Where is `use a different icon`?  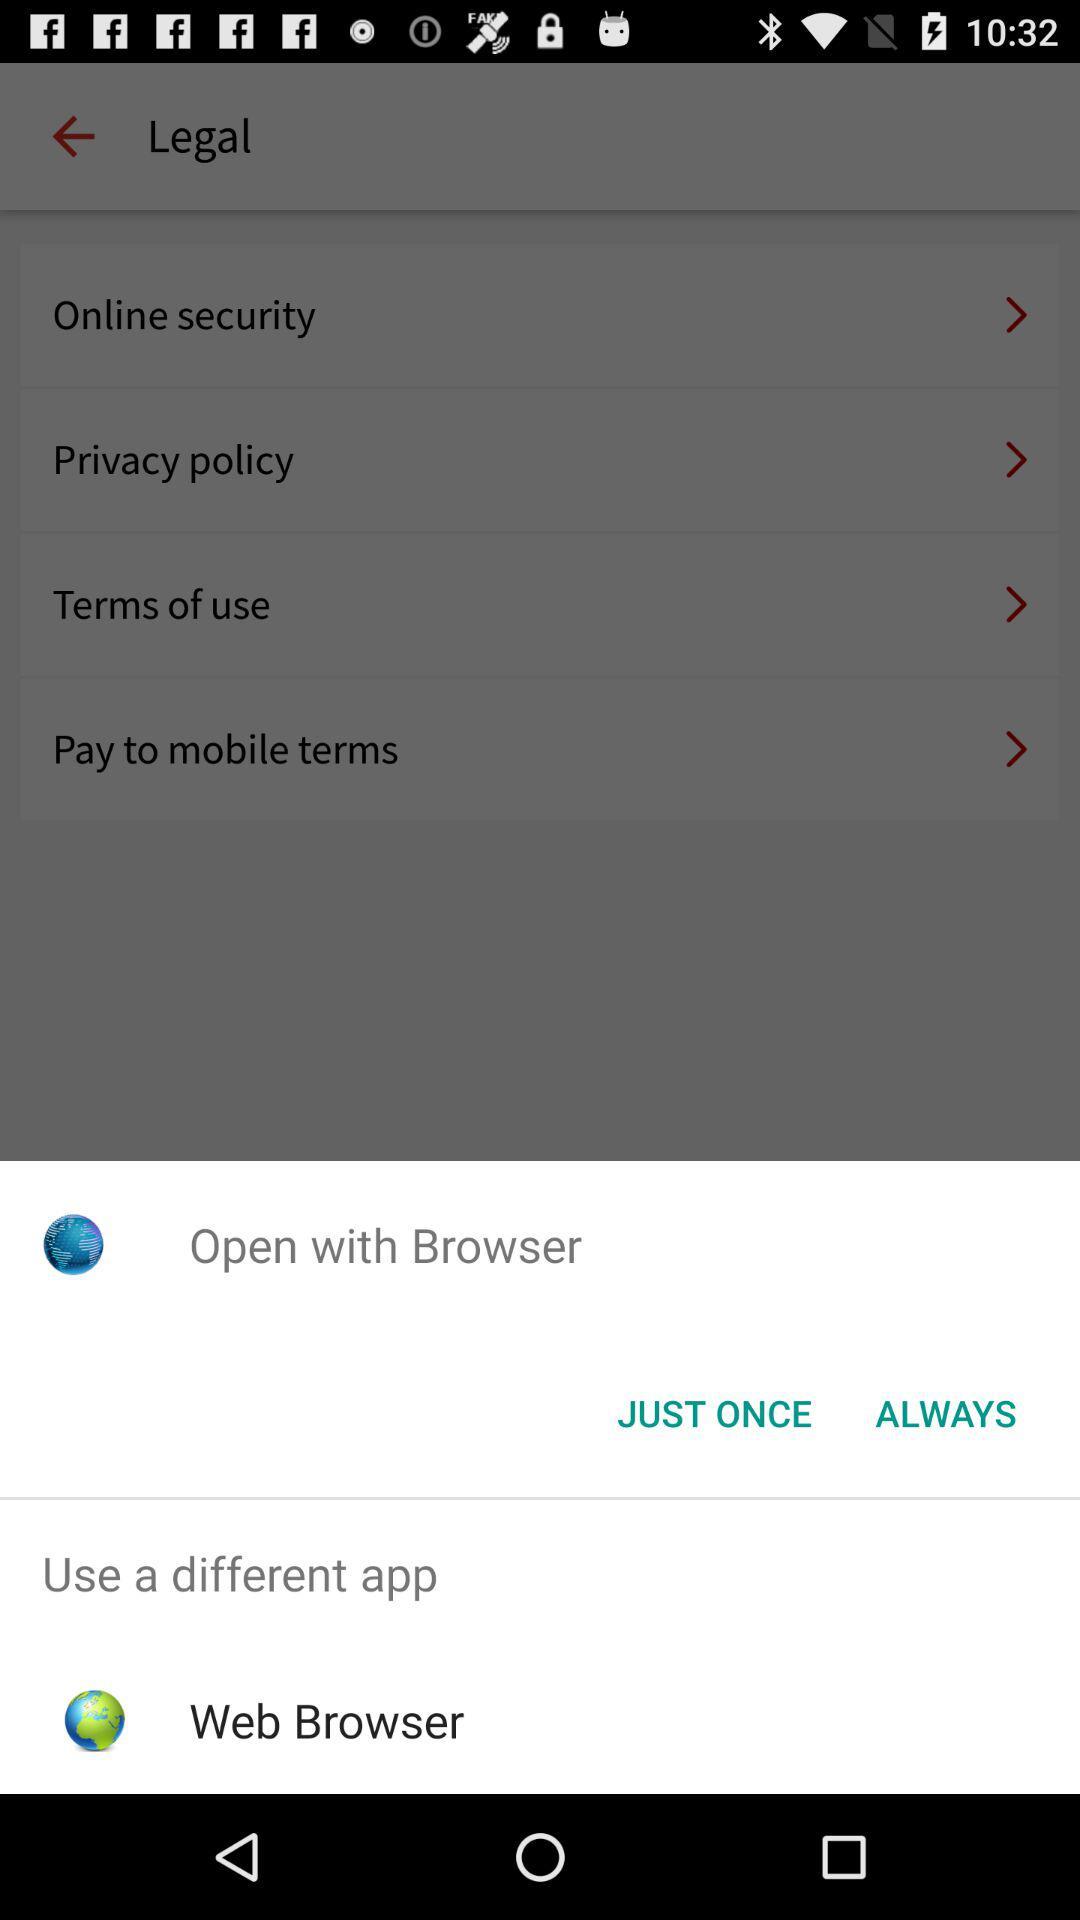 use a different icon is located at coordinates (540, 1572).